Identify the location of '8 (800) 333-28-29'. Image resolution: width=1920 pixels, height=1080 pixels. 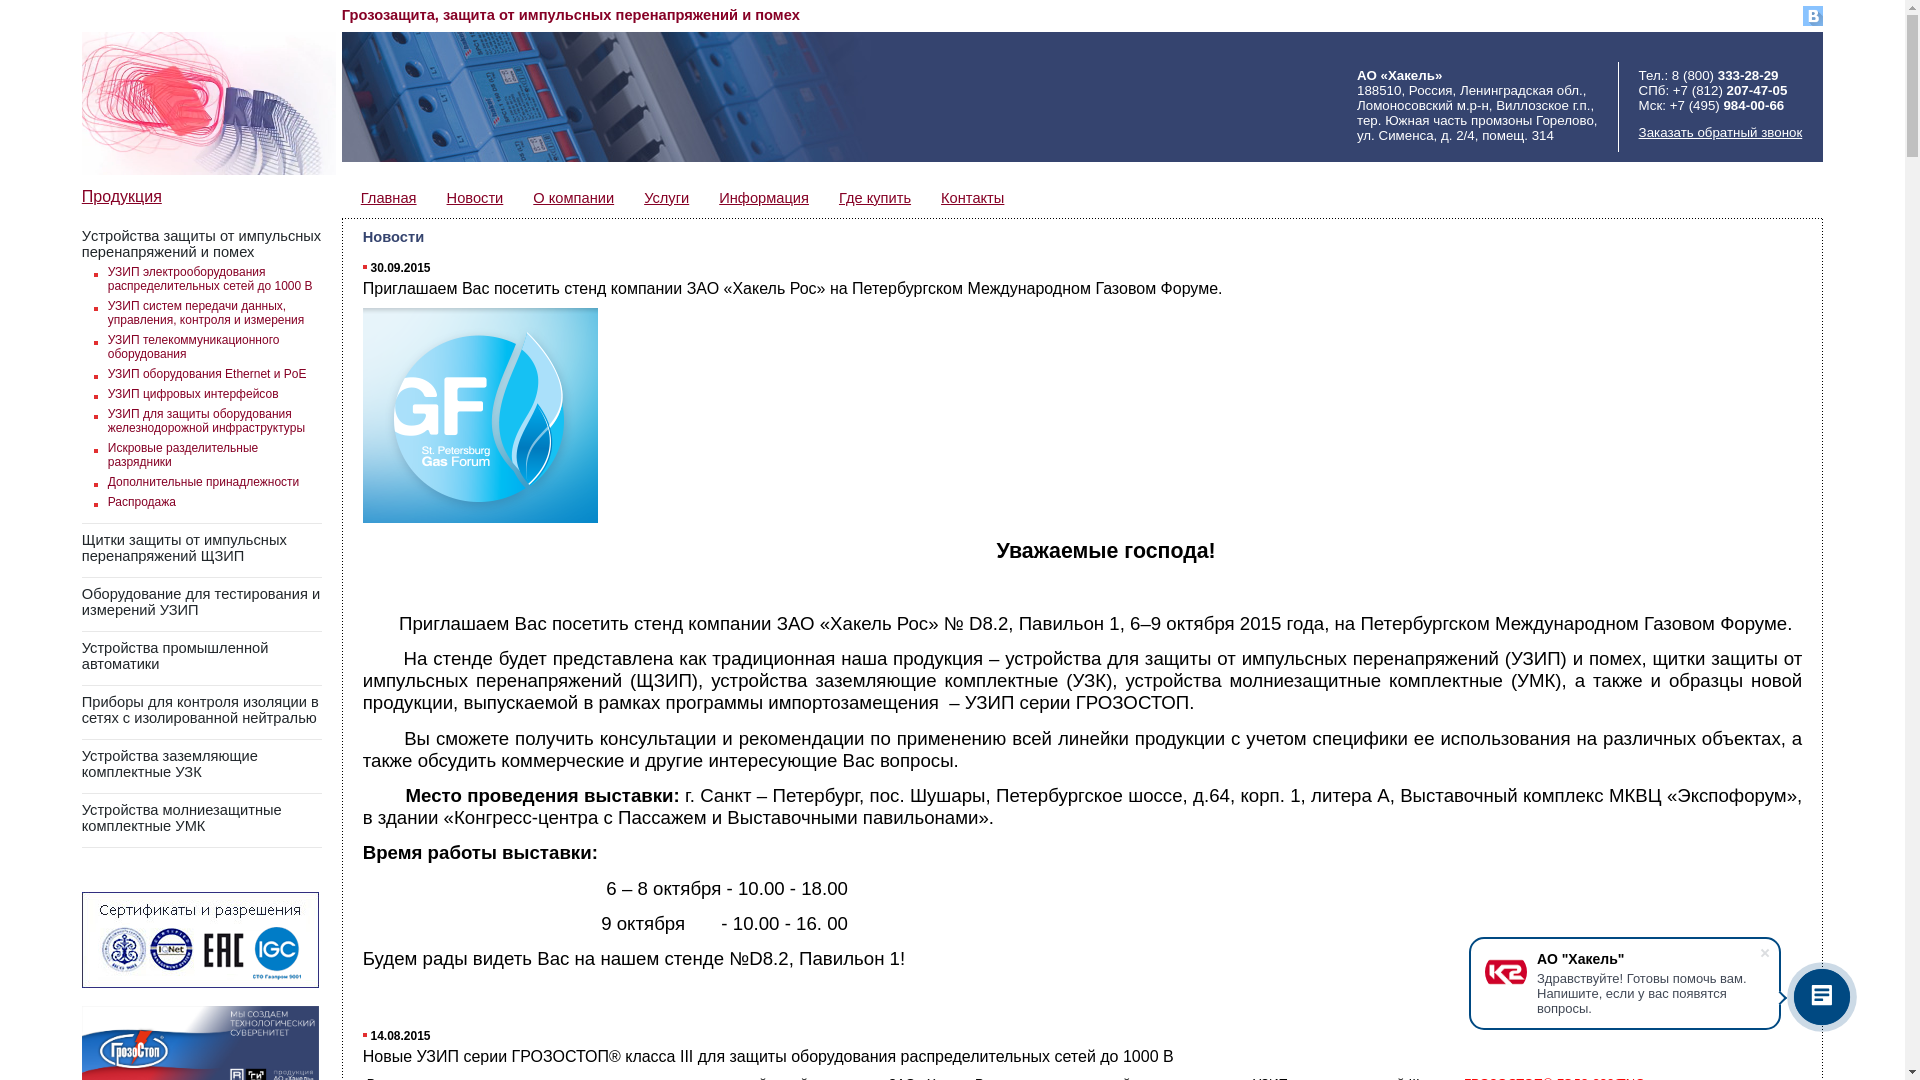
(1671, 74).